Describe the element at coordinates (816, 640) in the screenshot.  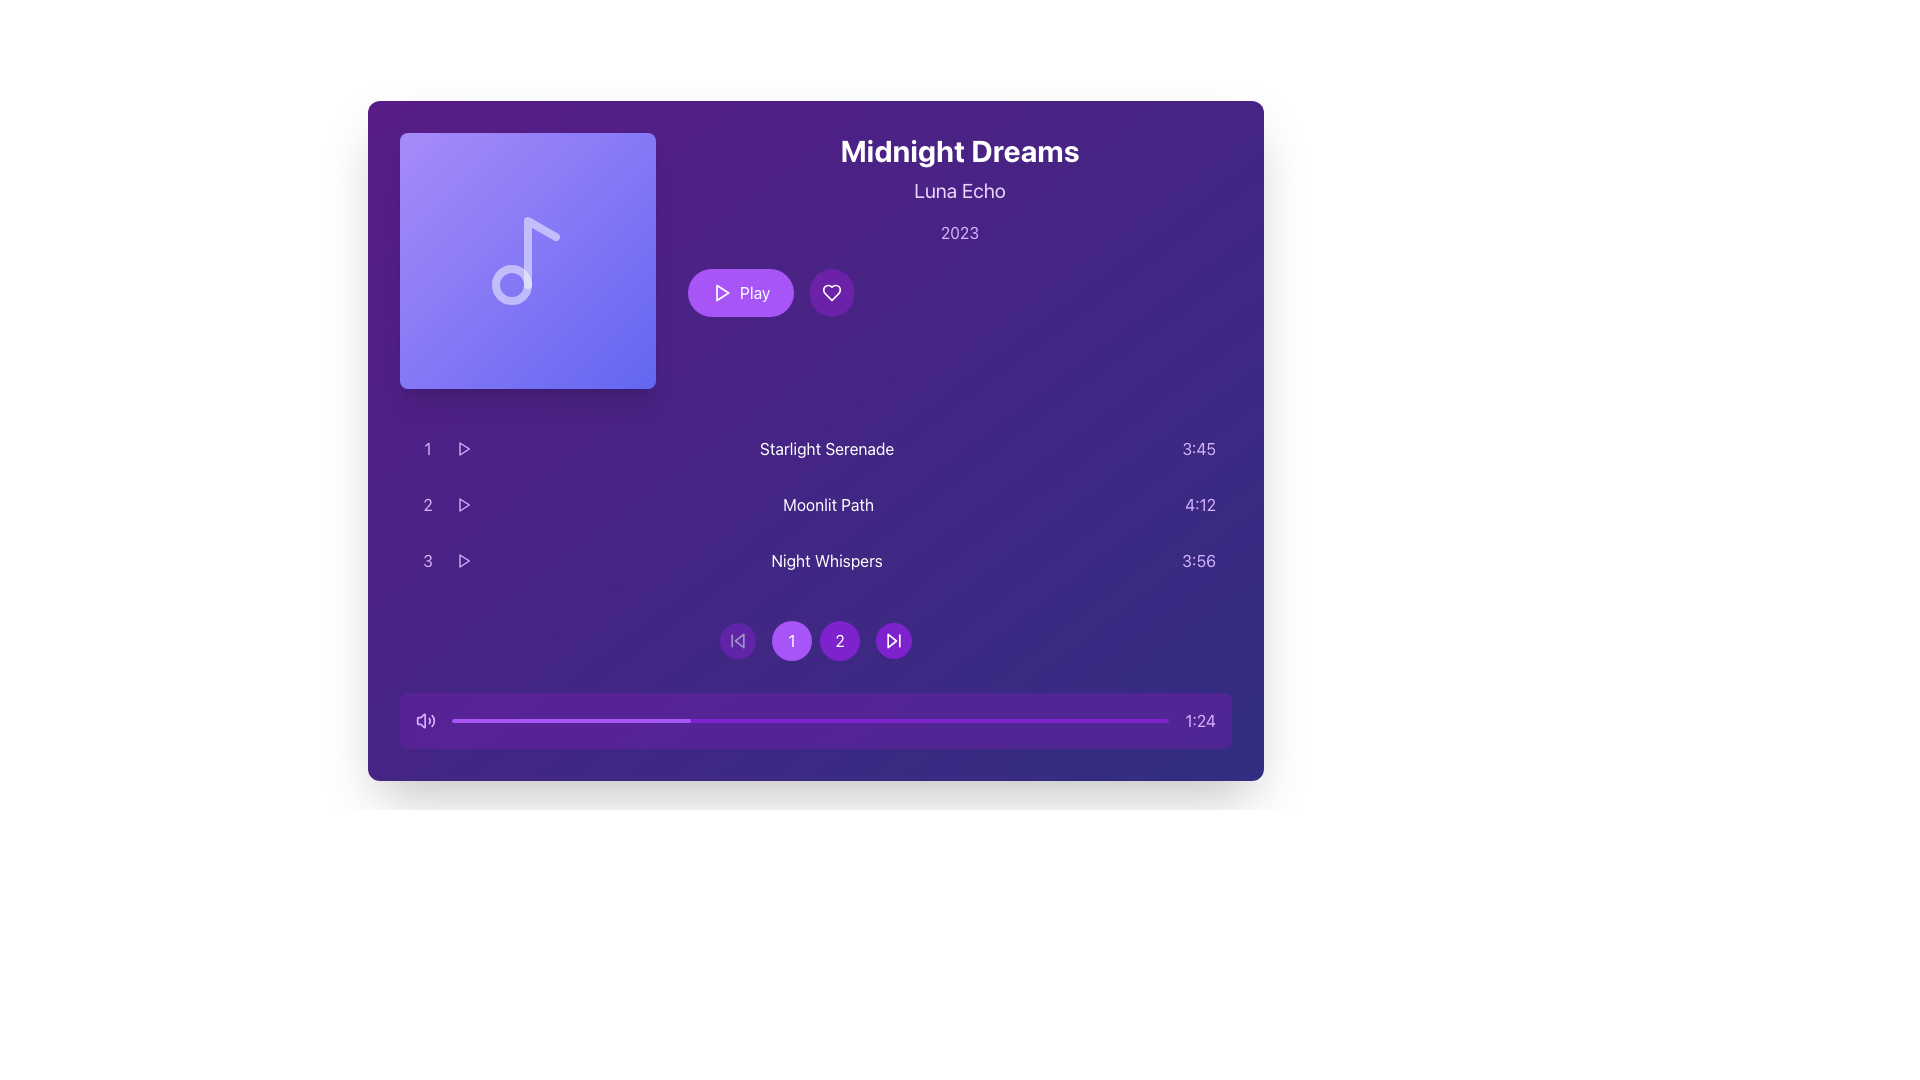
I see `the circular button with a purple background and white number '1'` at that location.